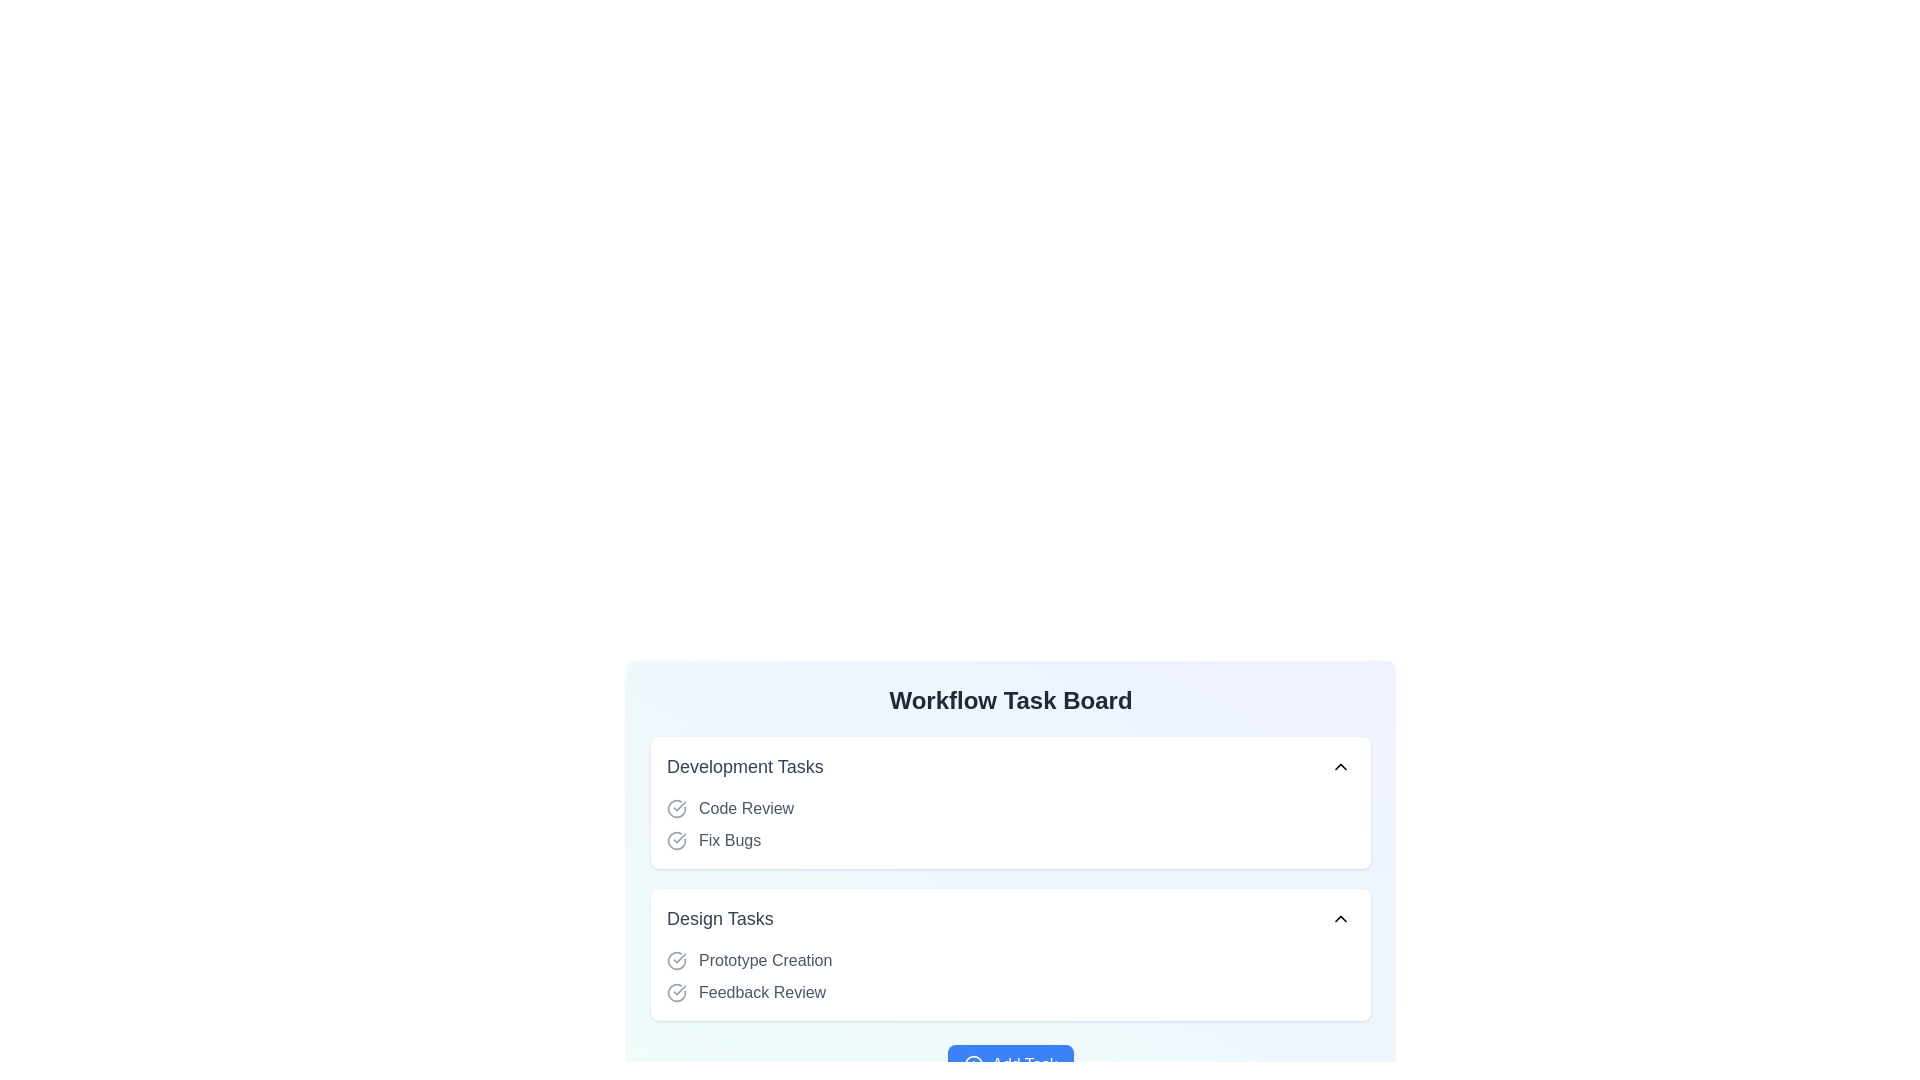 Image resolution: width=1920 pixels, height=1080 pixels. Describe the element at coordinates (1011, 700) in the screenshot. I see `text heading 'Workflow Task Board' which is displayed prominently in a bold and large font at the top of the card-like component` at that location.